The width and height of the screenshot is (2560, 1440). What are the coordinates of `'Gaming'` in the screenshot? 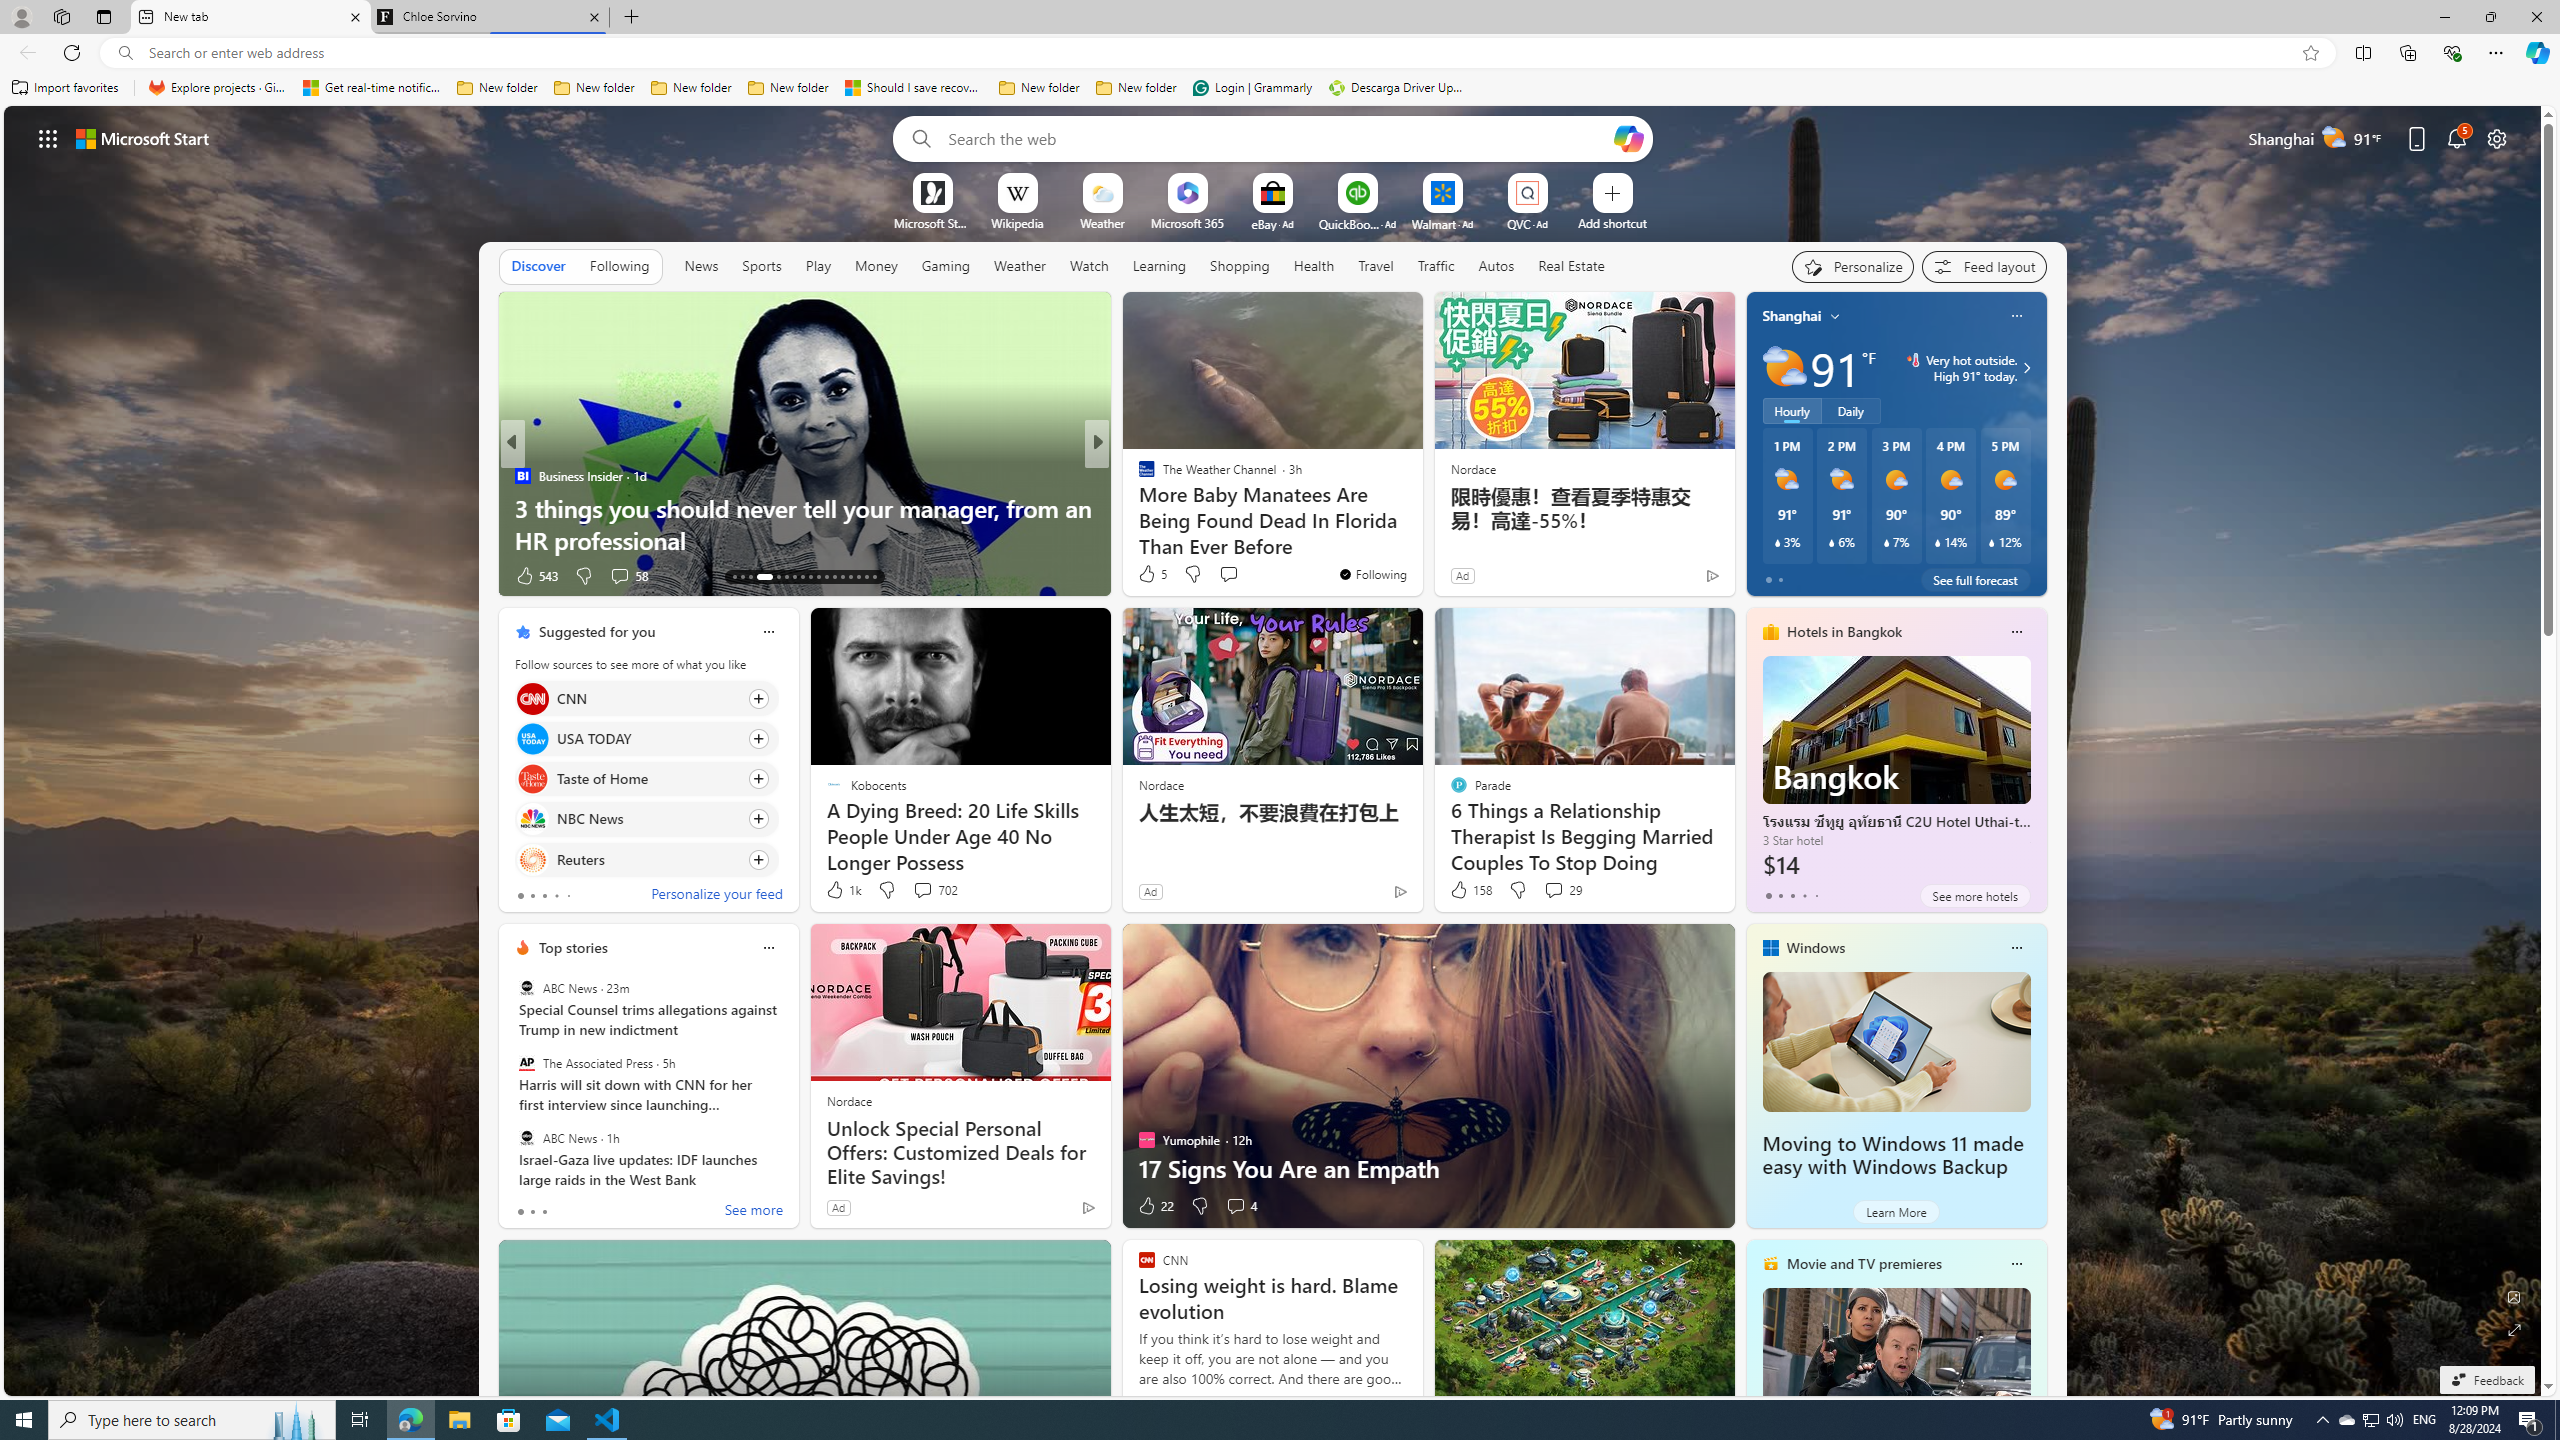 It's located at (945, 265).